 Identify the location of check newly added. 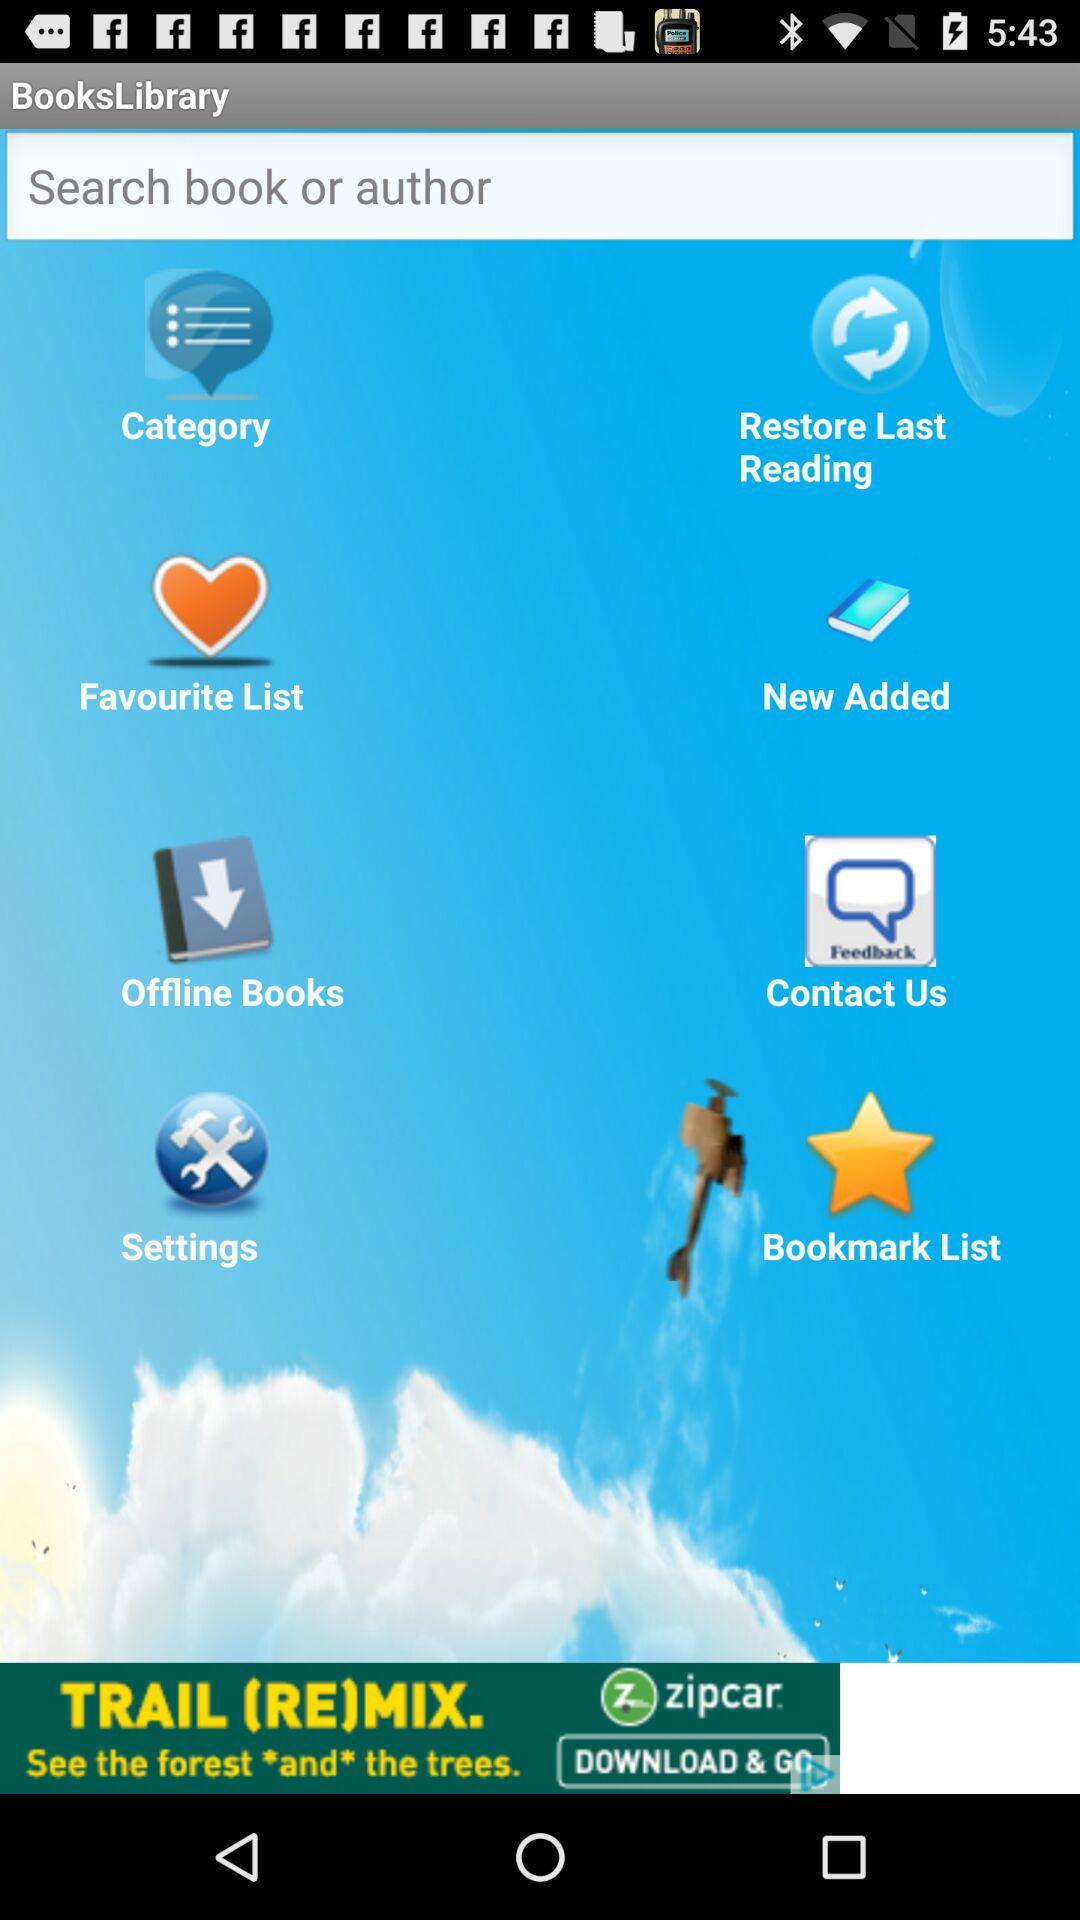
(869, 603).